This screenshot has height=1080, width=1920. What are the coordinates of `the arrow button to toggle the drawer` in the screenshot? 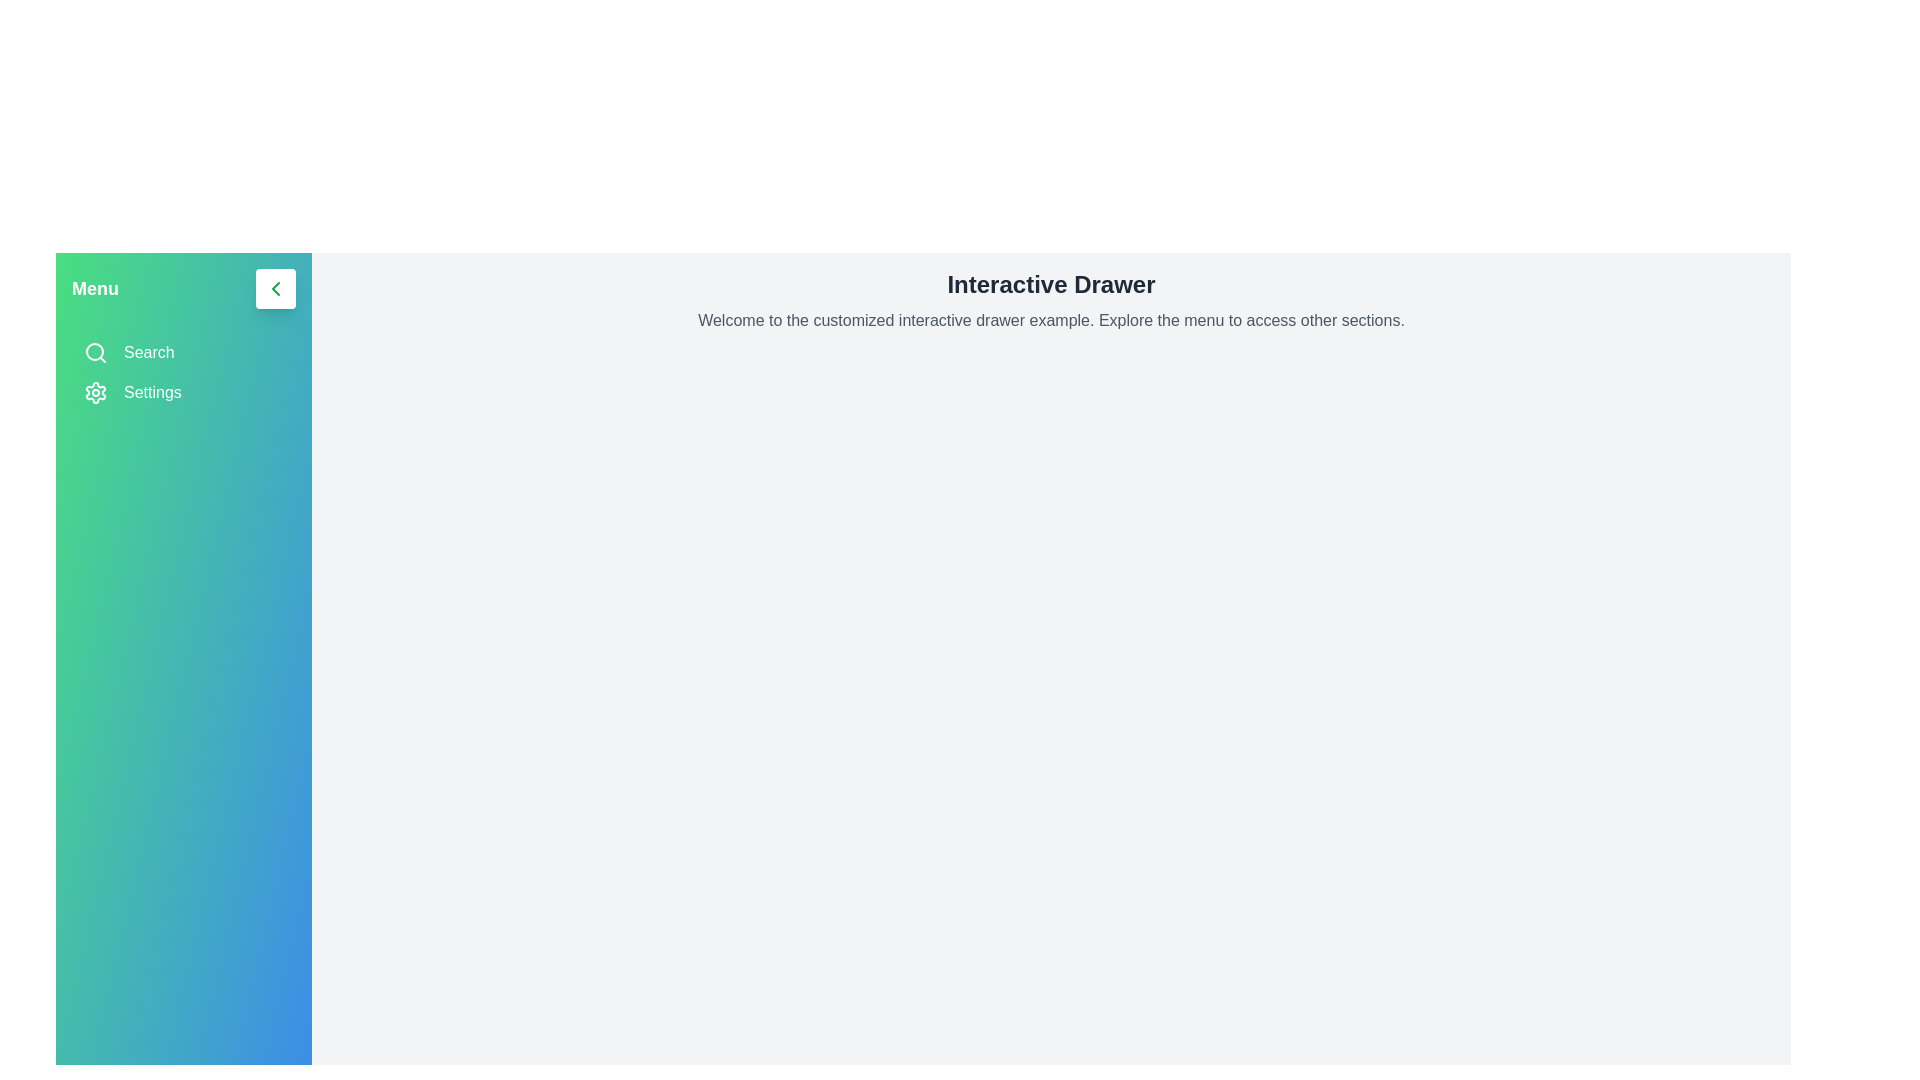 It's located at (274, 289).